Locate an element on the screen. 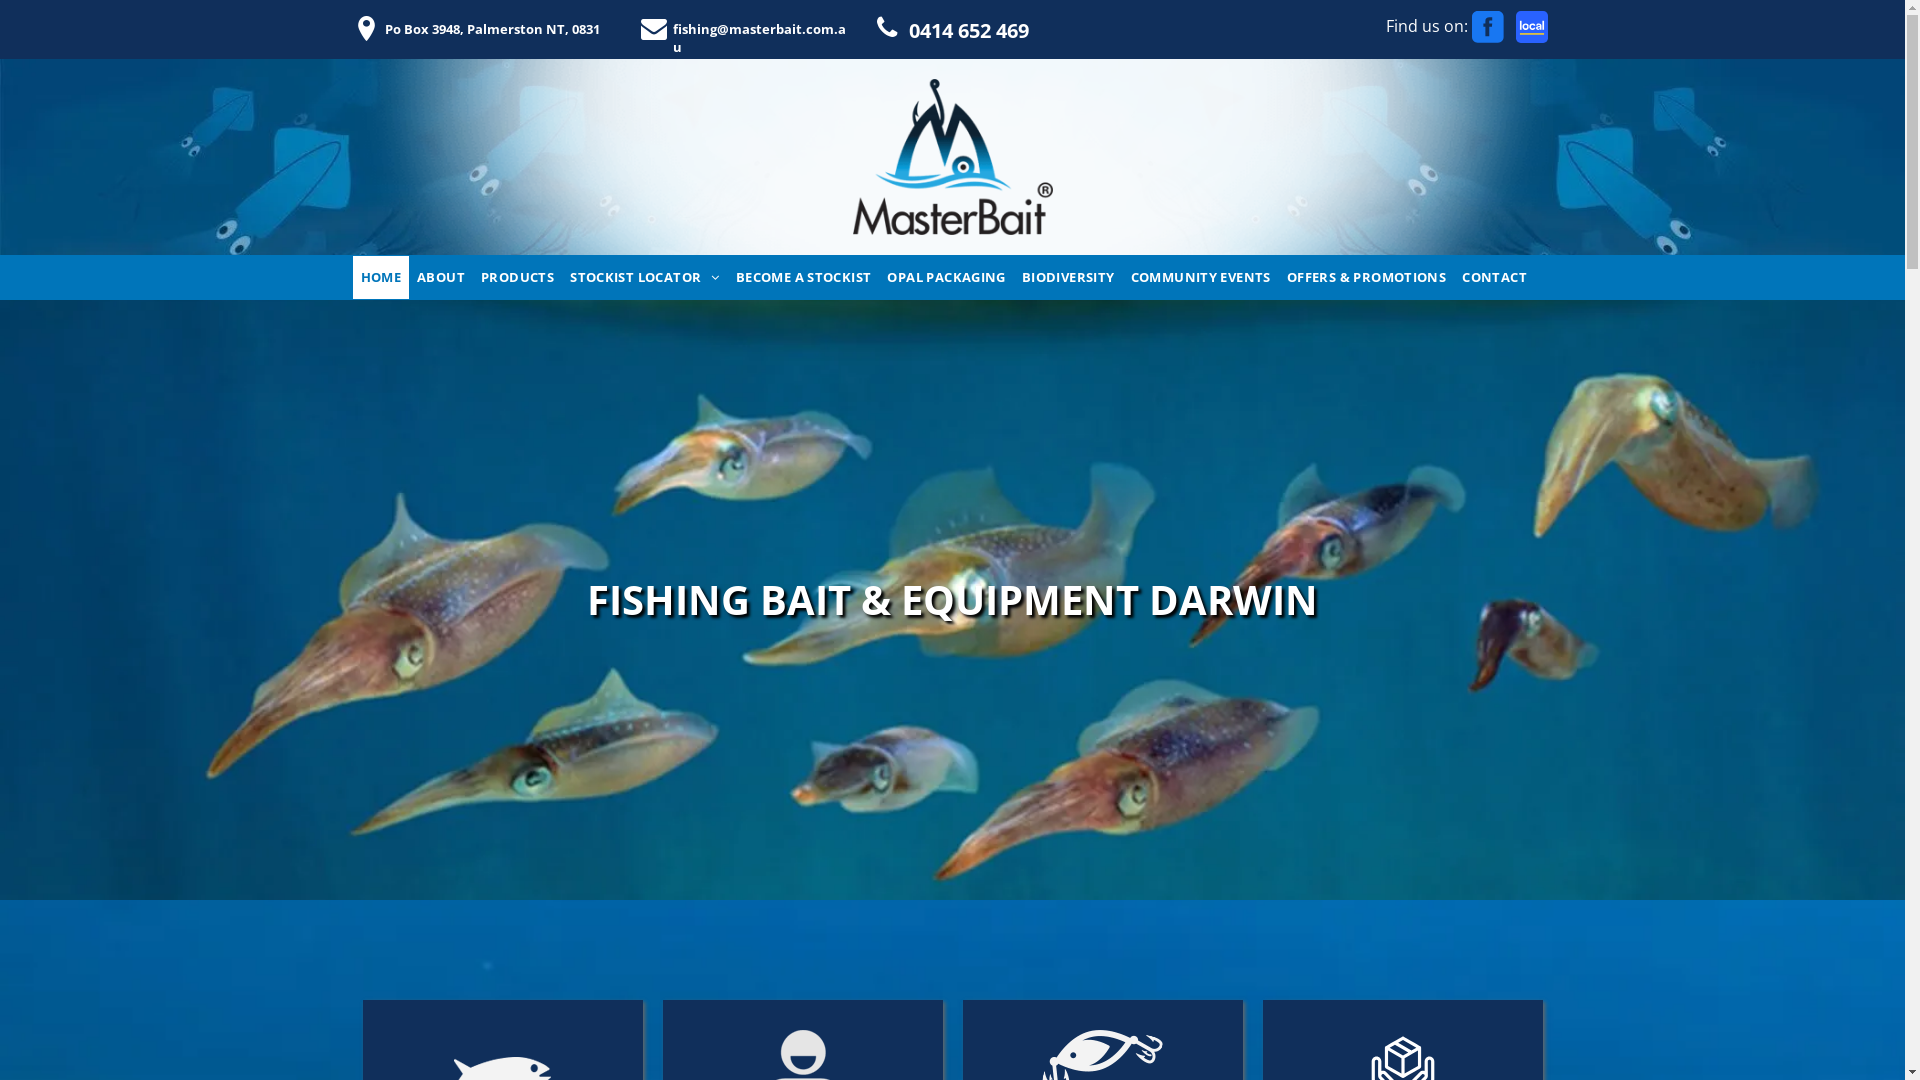 The image size is (1920, 1080). 'COMMUNITY EVENTS' is located at coordinates (1200, 277).